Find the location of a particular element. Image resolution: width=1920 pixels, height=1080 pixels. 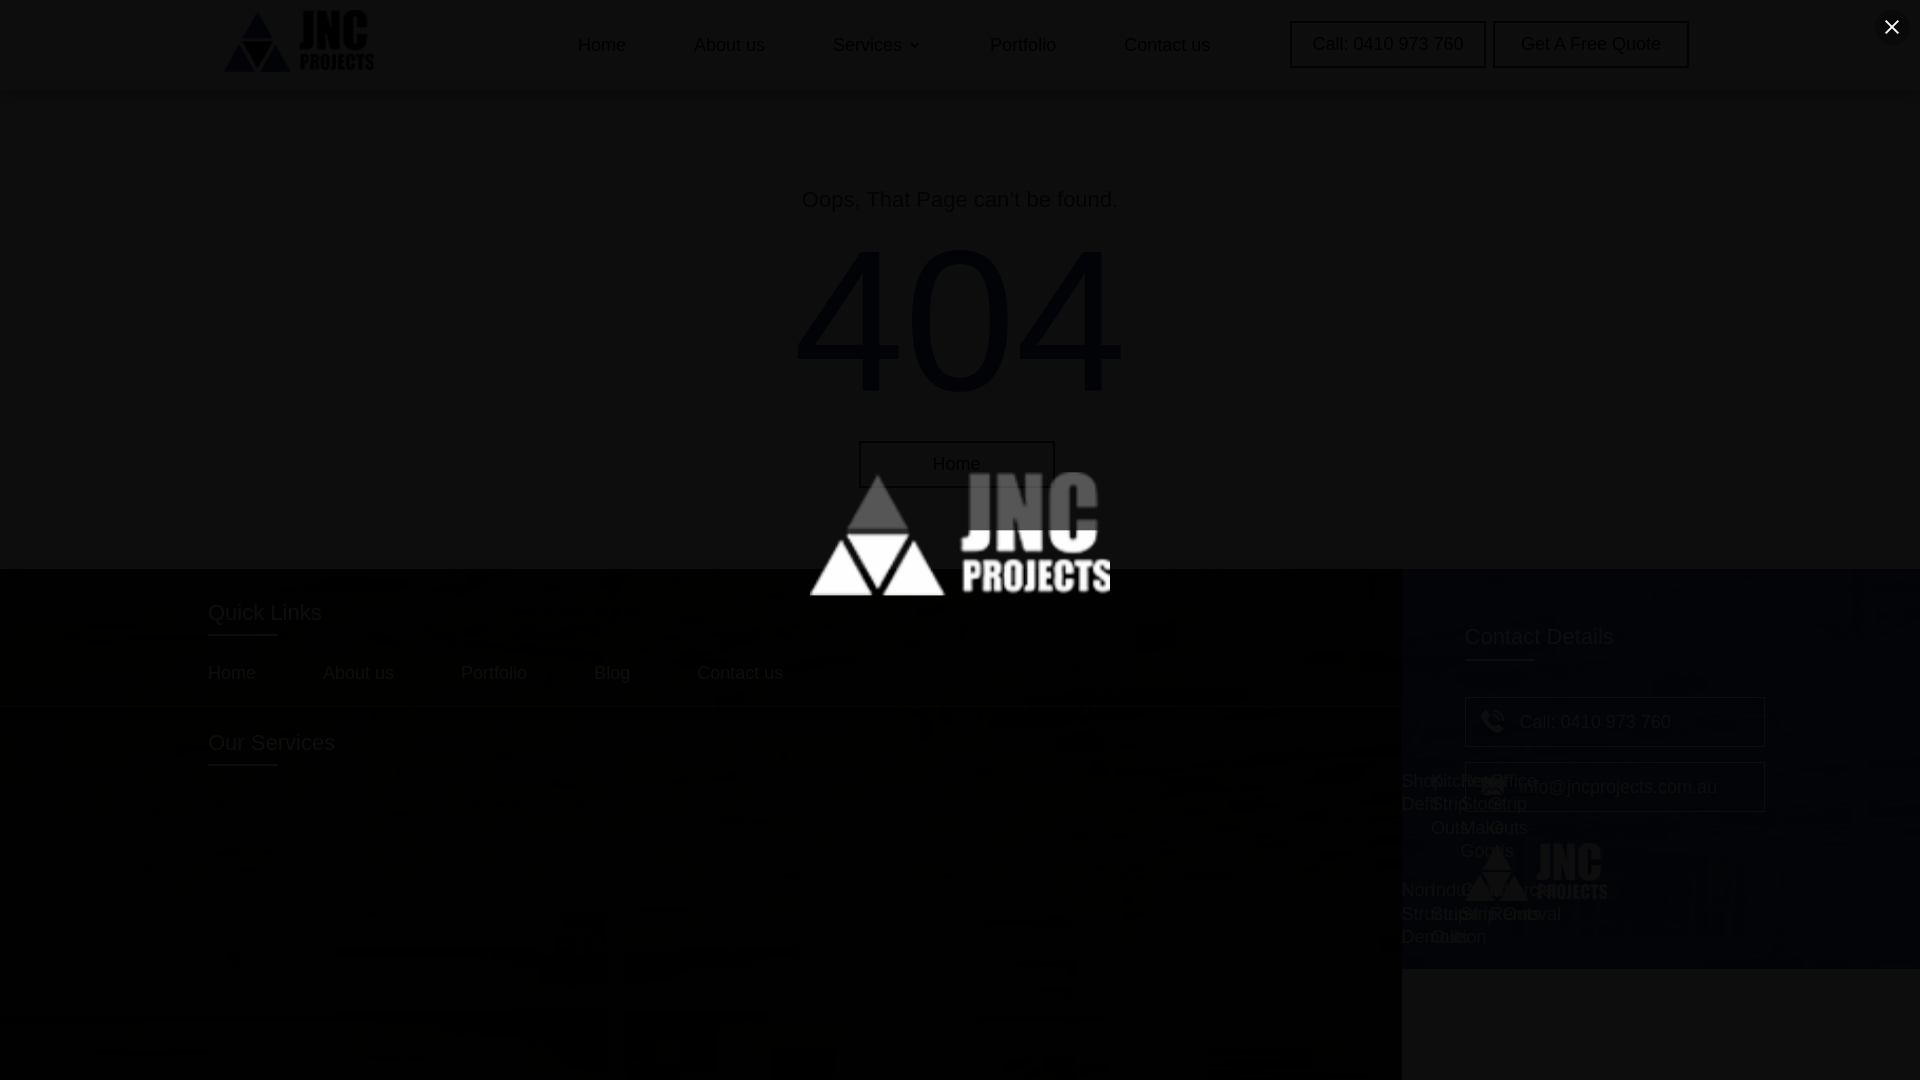

'Shop Defit' is located at coordinates (1421, 821).